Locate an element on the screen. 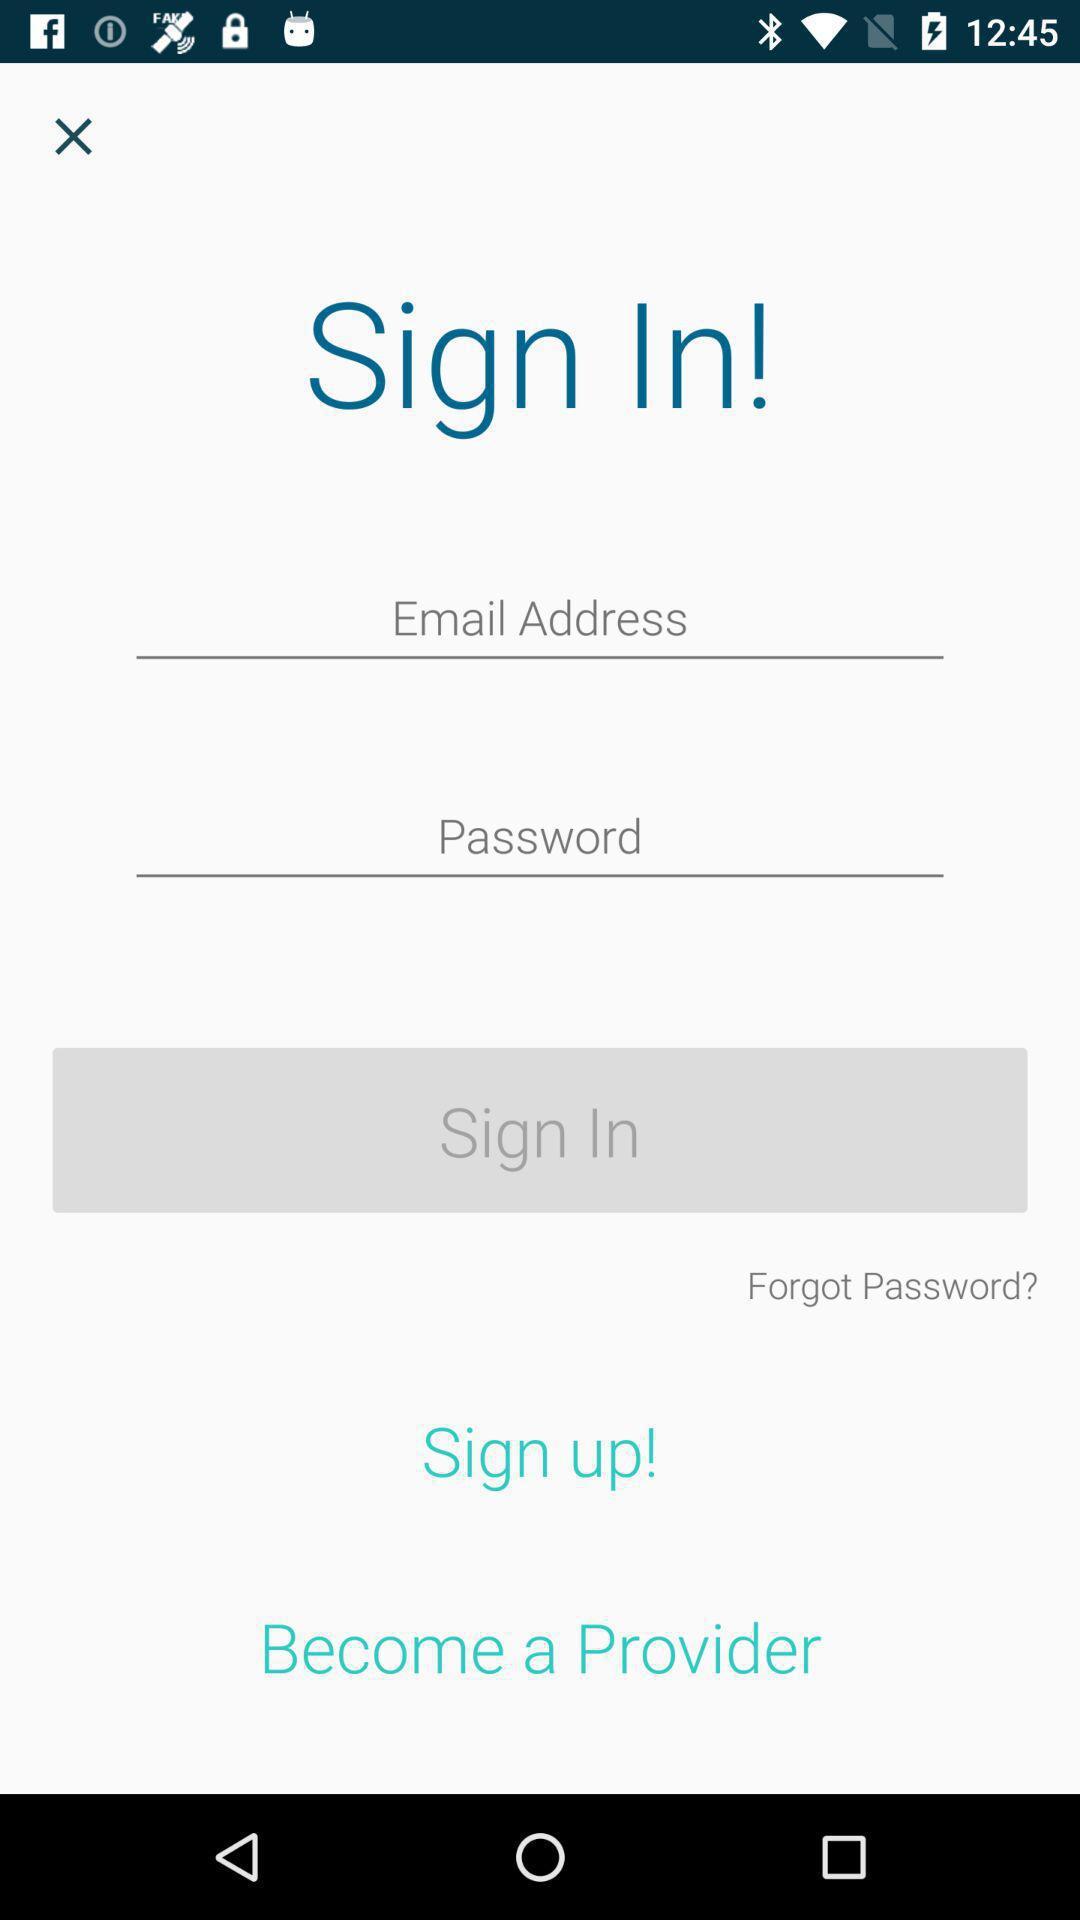  item below sign in! icon is located at coordinates (540, 619).